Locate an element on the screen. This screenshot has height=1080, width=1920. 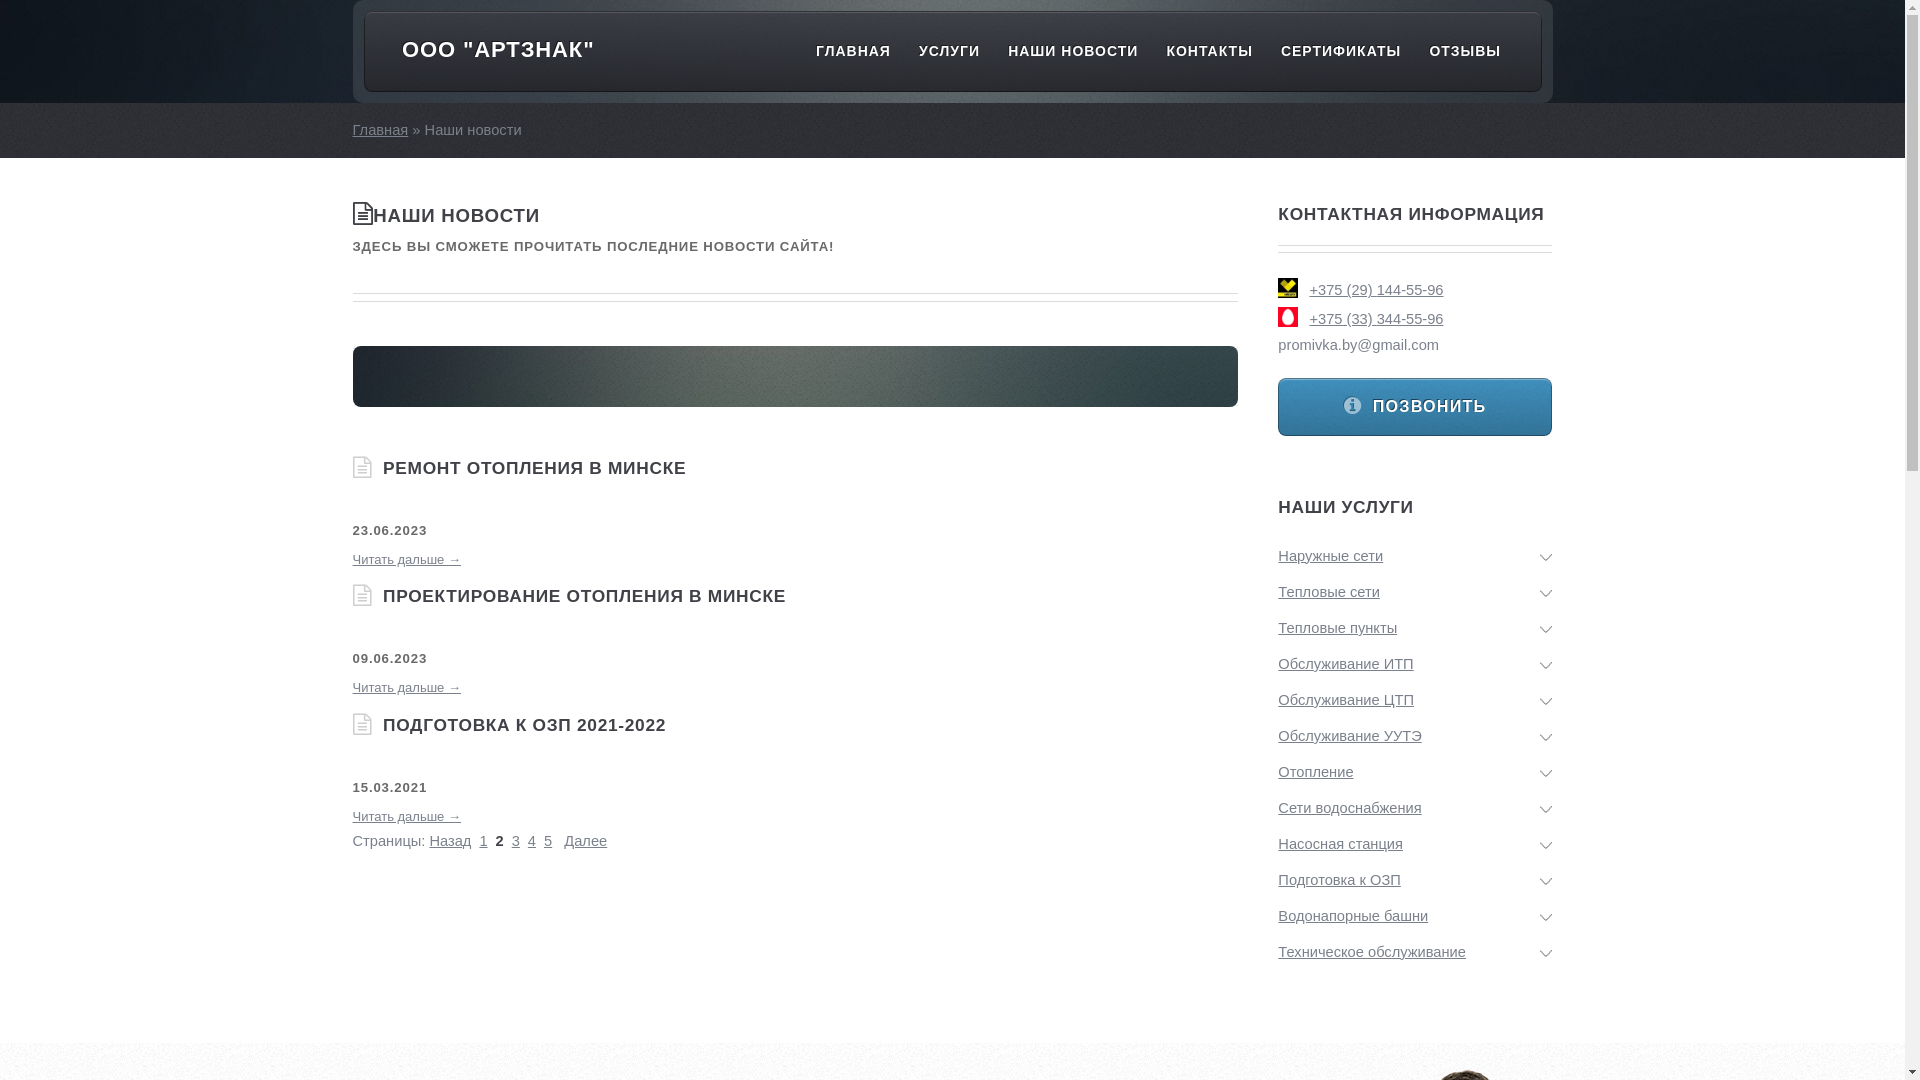
'3' is located at coordinates (515, 840).